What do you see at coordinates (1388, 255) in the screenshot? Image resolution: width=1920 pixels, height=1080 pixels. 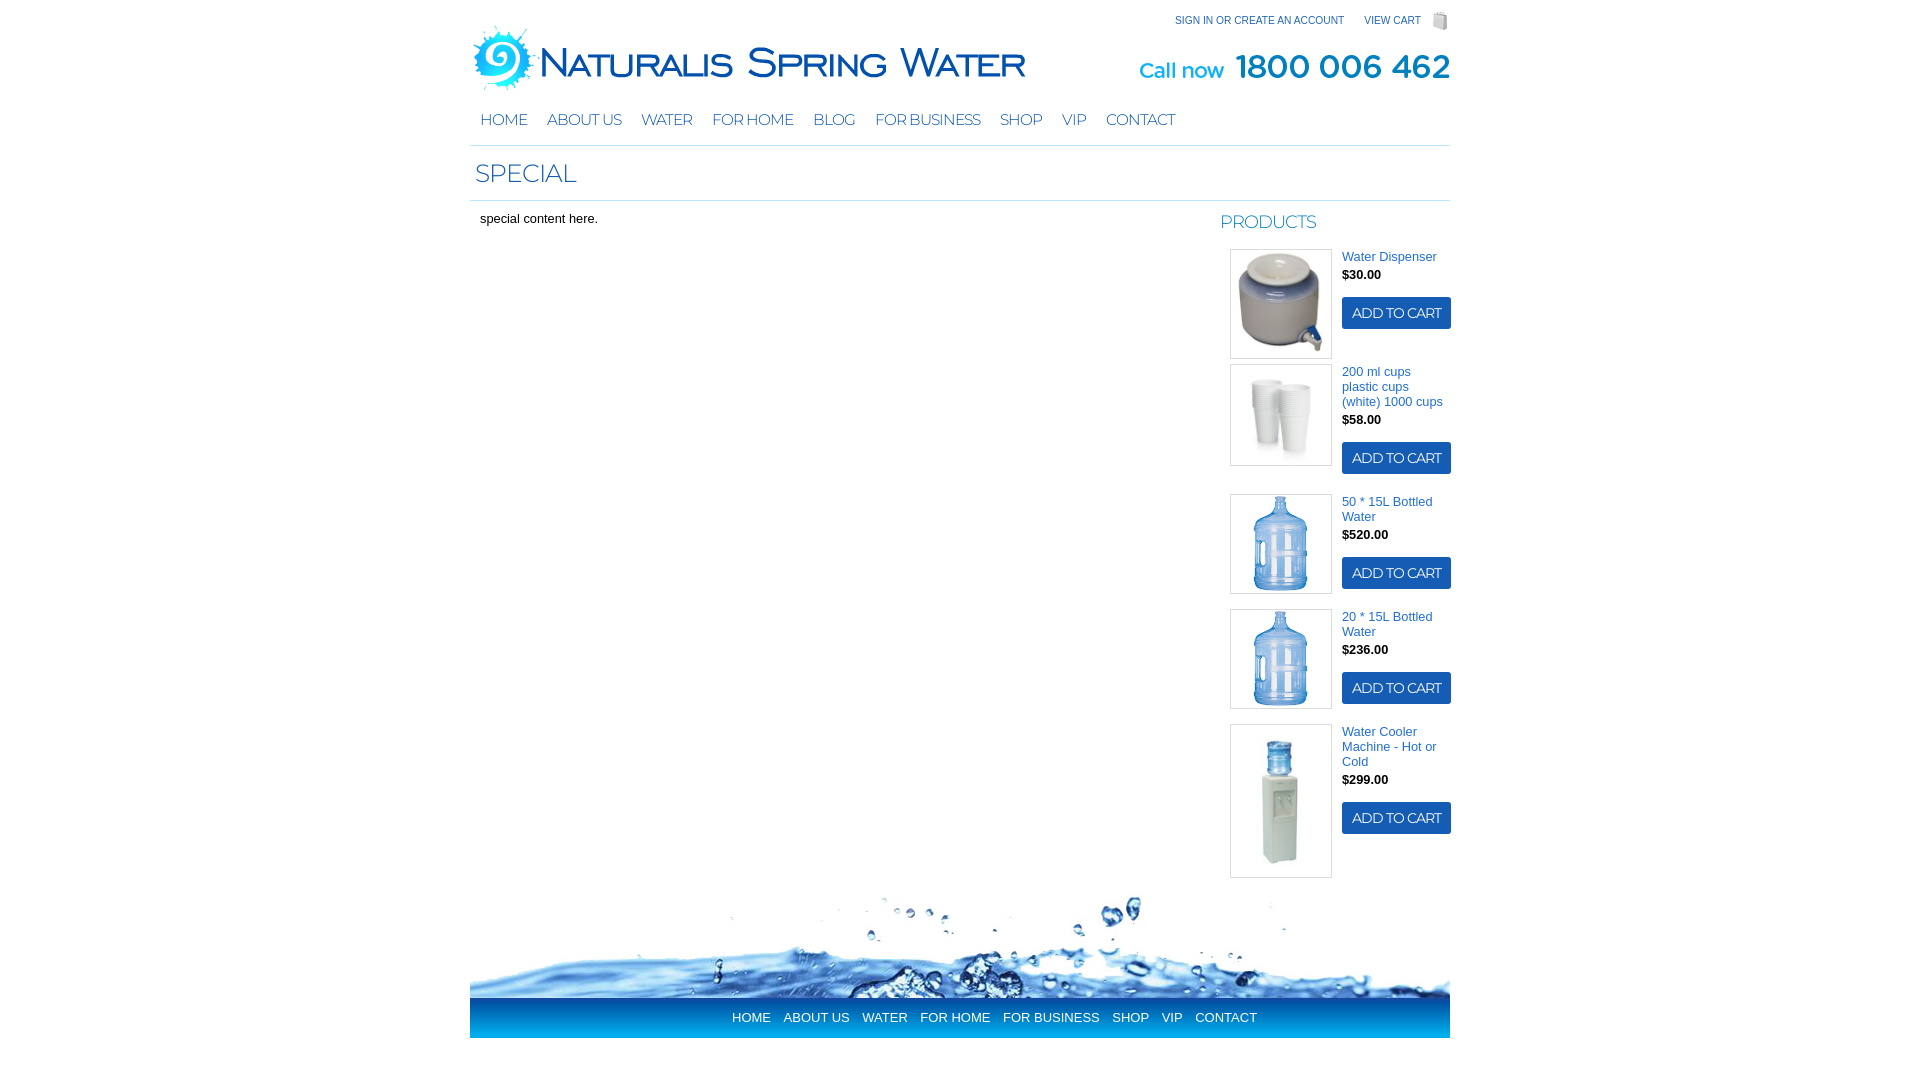 I see `'Water Dispenser'` at bounding box center [1388, 255].